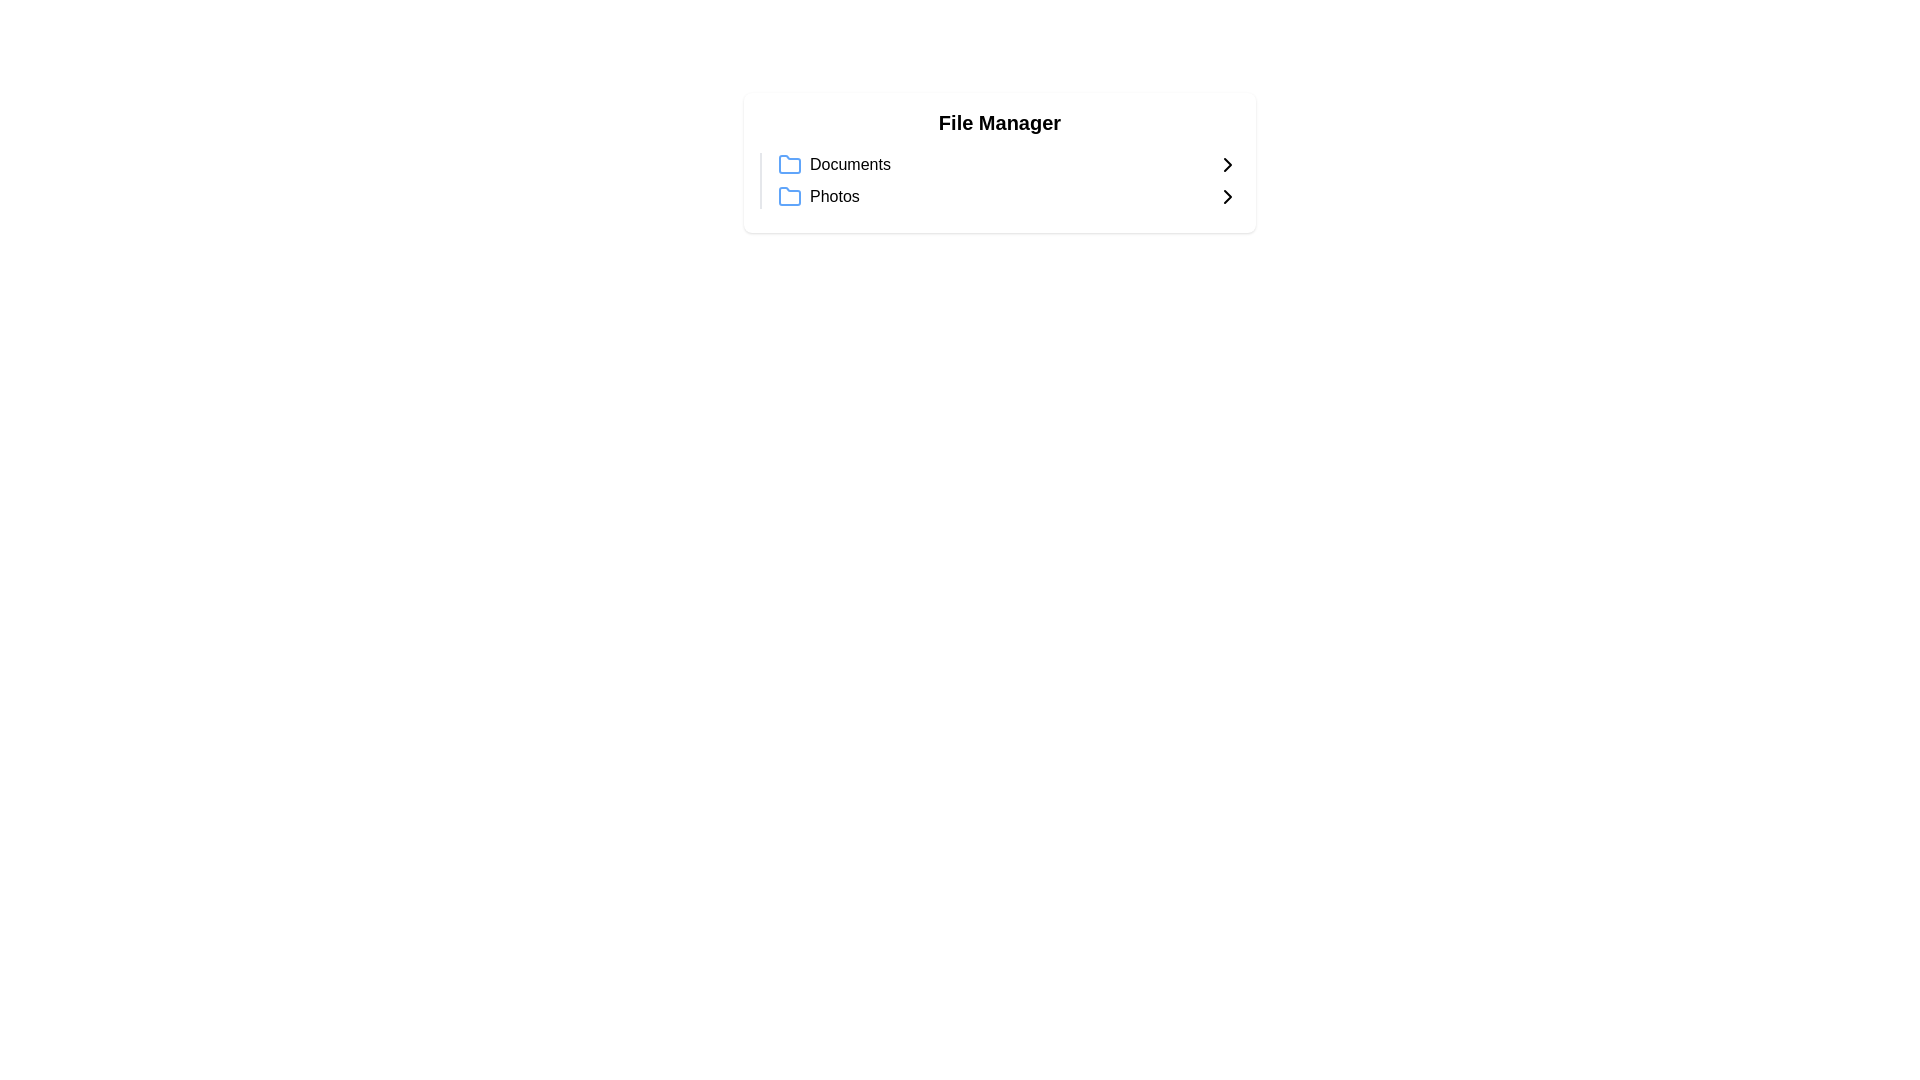 This screenshot has height=1080, width=1920. Describe the element at coordinates (789, 196) in the screenshot. I see `the 'Photos' icon within the 'File Manager' list, which is the second item and visually represented by a folder icon adjacent to the label` at that location.